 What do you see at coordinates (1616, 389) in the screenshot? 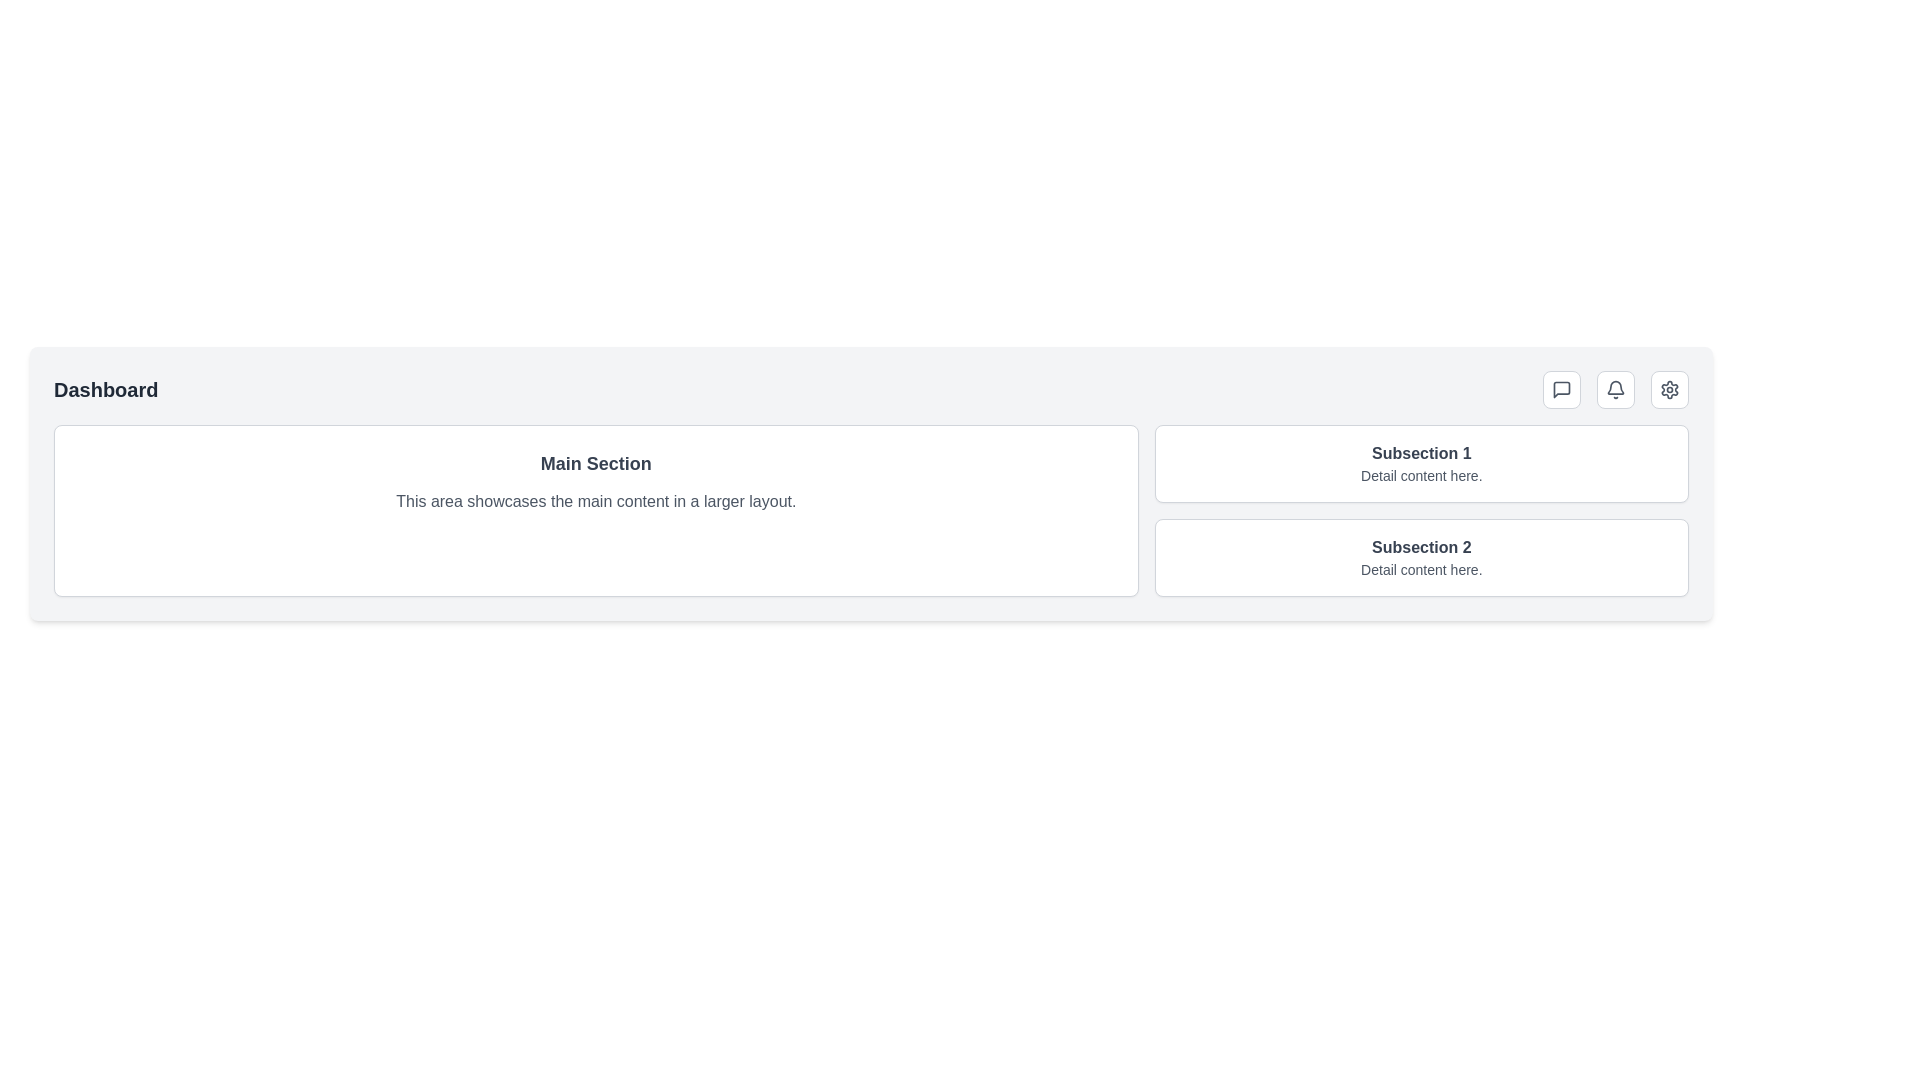
I see `the notification button, which is a rounded rectangle with a white background and a grey bell icon, located second from the left in a horizontal arrangement on the top bar of the dashboard` at bounding box center [1616, 389].